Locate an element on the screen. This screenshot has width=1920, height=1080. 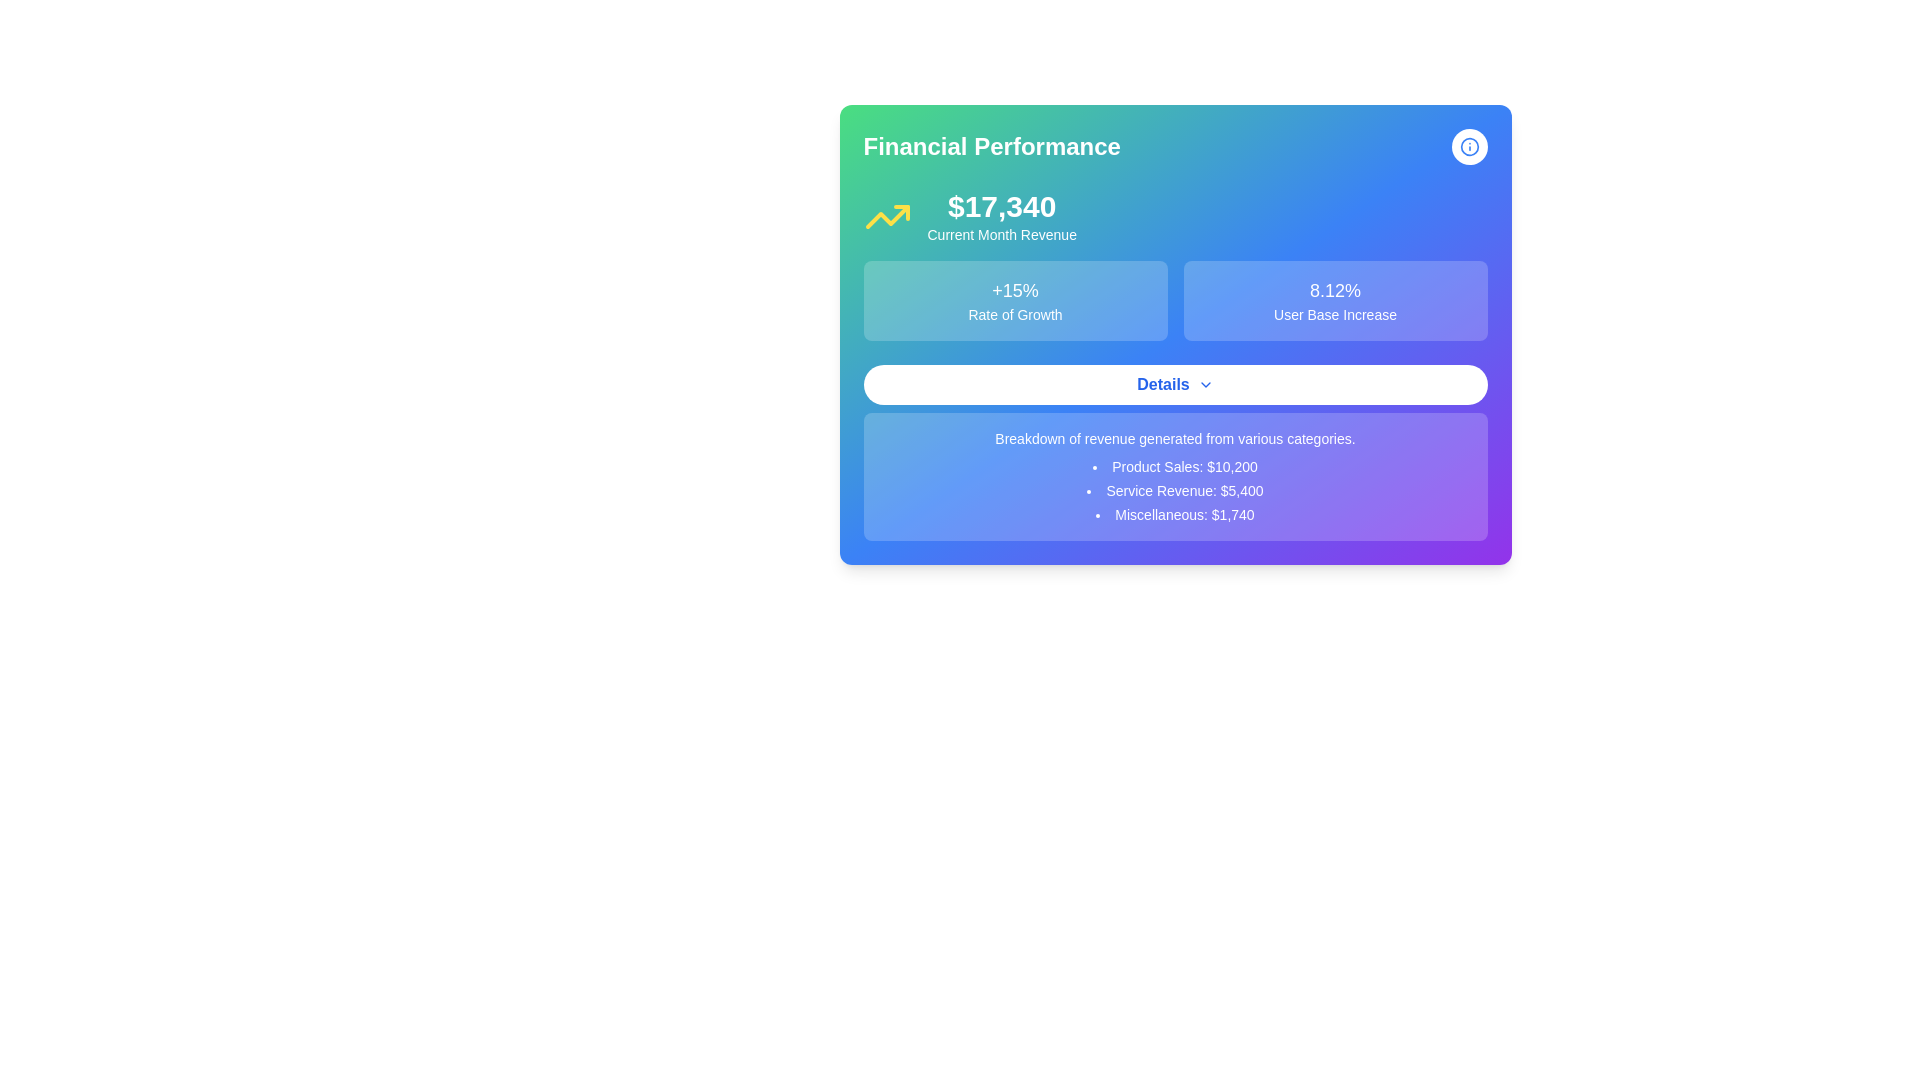
the dropdown menu icon located to the right of the 'Details' text is located at coordinates (1204, 385).